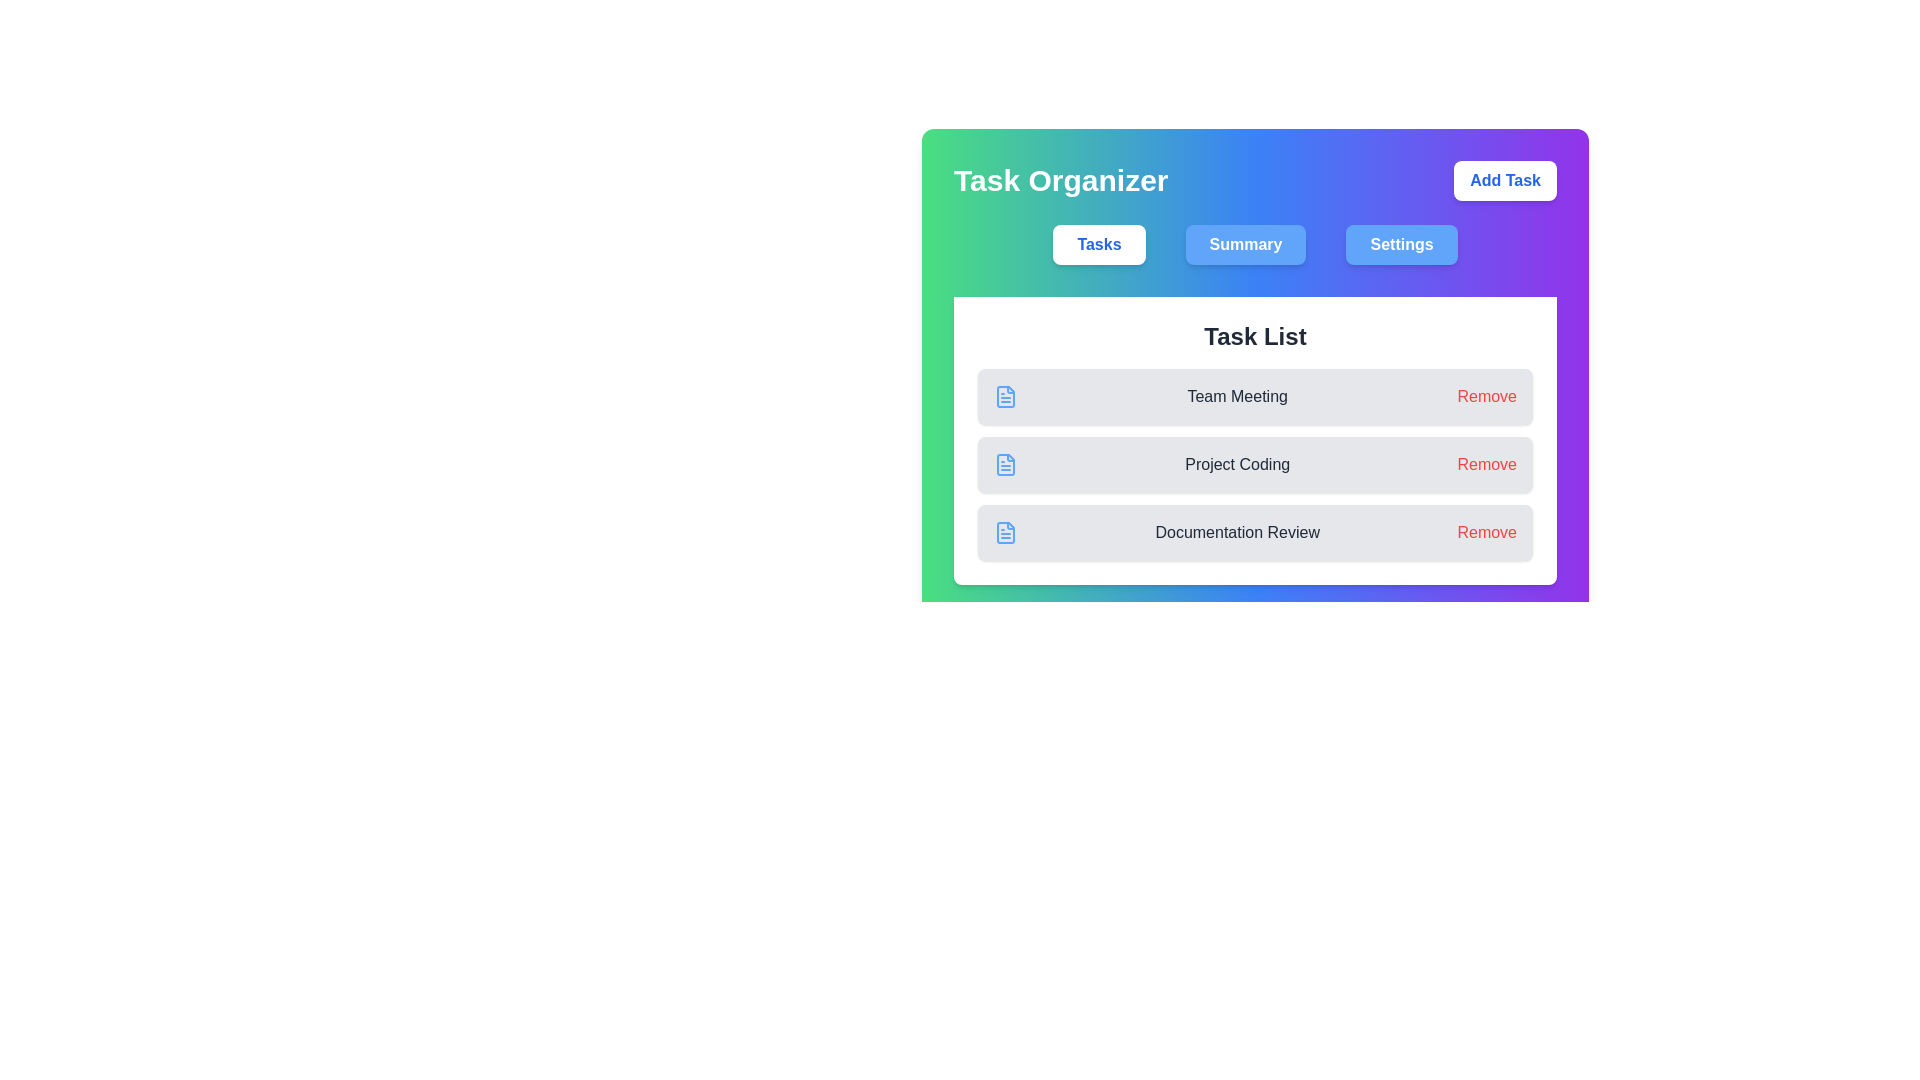  What do you see at coordinates (1006, 531) in the screenshot?
I see `the document visual icon located in the Task List panel, which serves as an indicator for the 'Documentation Review' section` at bounding box center [1006, 531].